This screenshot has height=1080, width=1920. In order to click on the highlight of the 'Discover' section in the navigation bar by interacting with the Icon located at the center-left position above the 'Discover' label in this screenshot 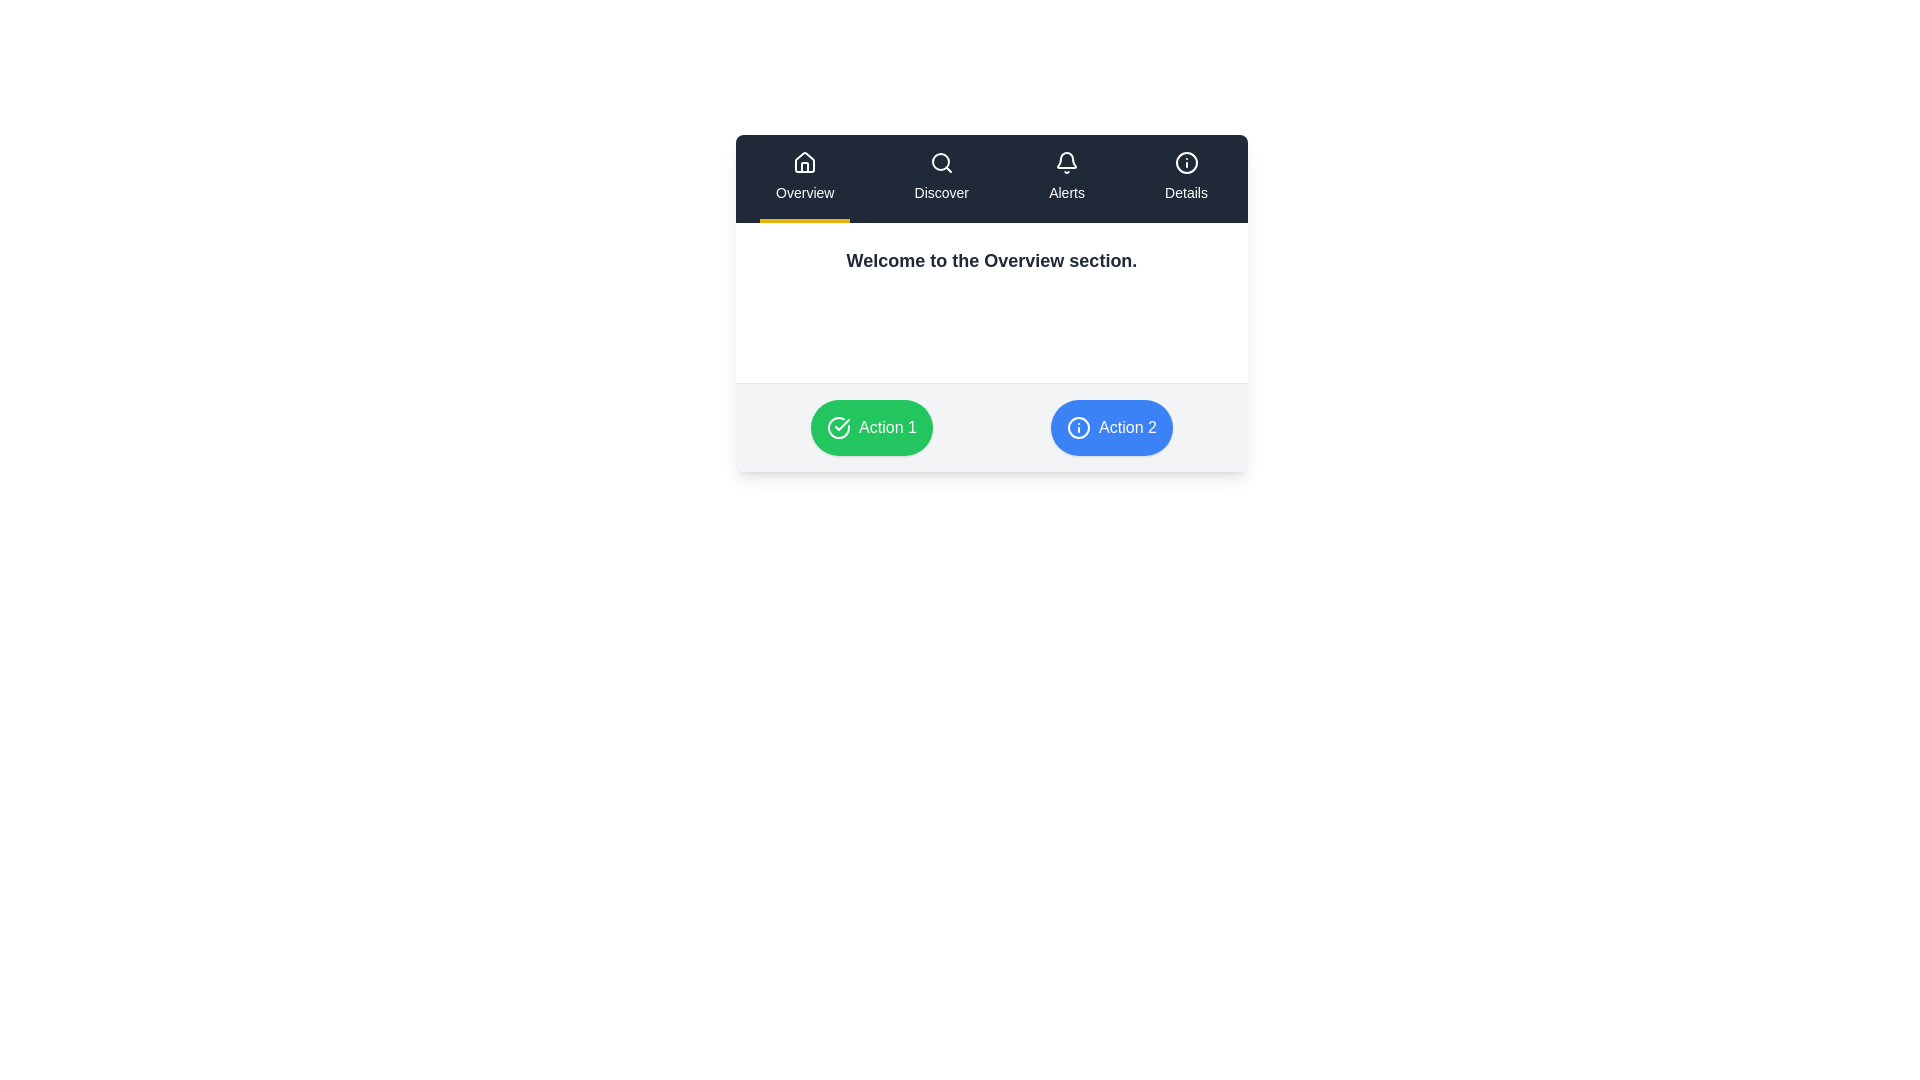, I will do `click(940, 161)`.